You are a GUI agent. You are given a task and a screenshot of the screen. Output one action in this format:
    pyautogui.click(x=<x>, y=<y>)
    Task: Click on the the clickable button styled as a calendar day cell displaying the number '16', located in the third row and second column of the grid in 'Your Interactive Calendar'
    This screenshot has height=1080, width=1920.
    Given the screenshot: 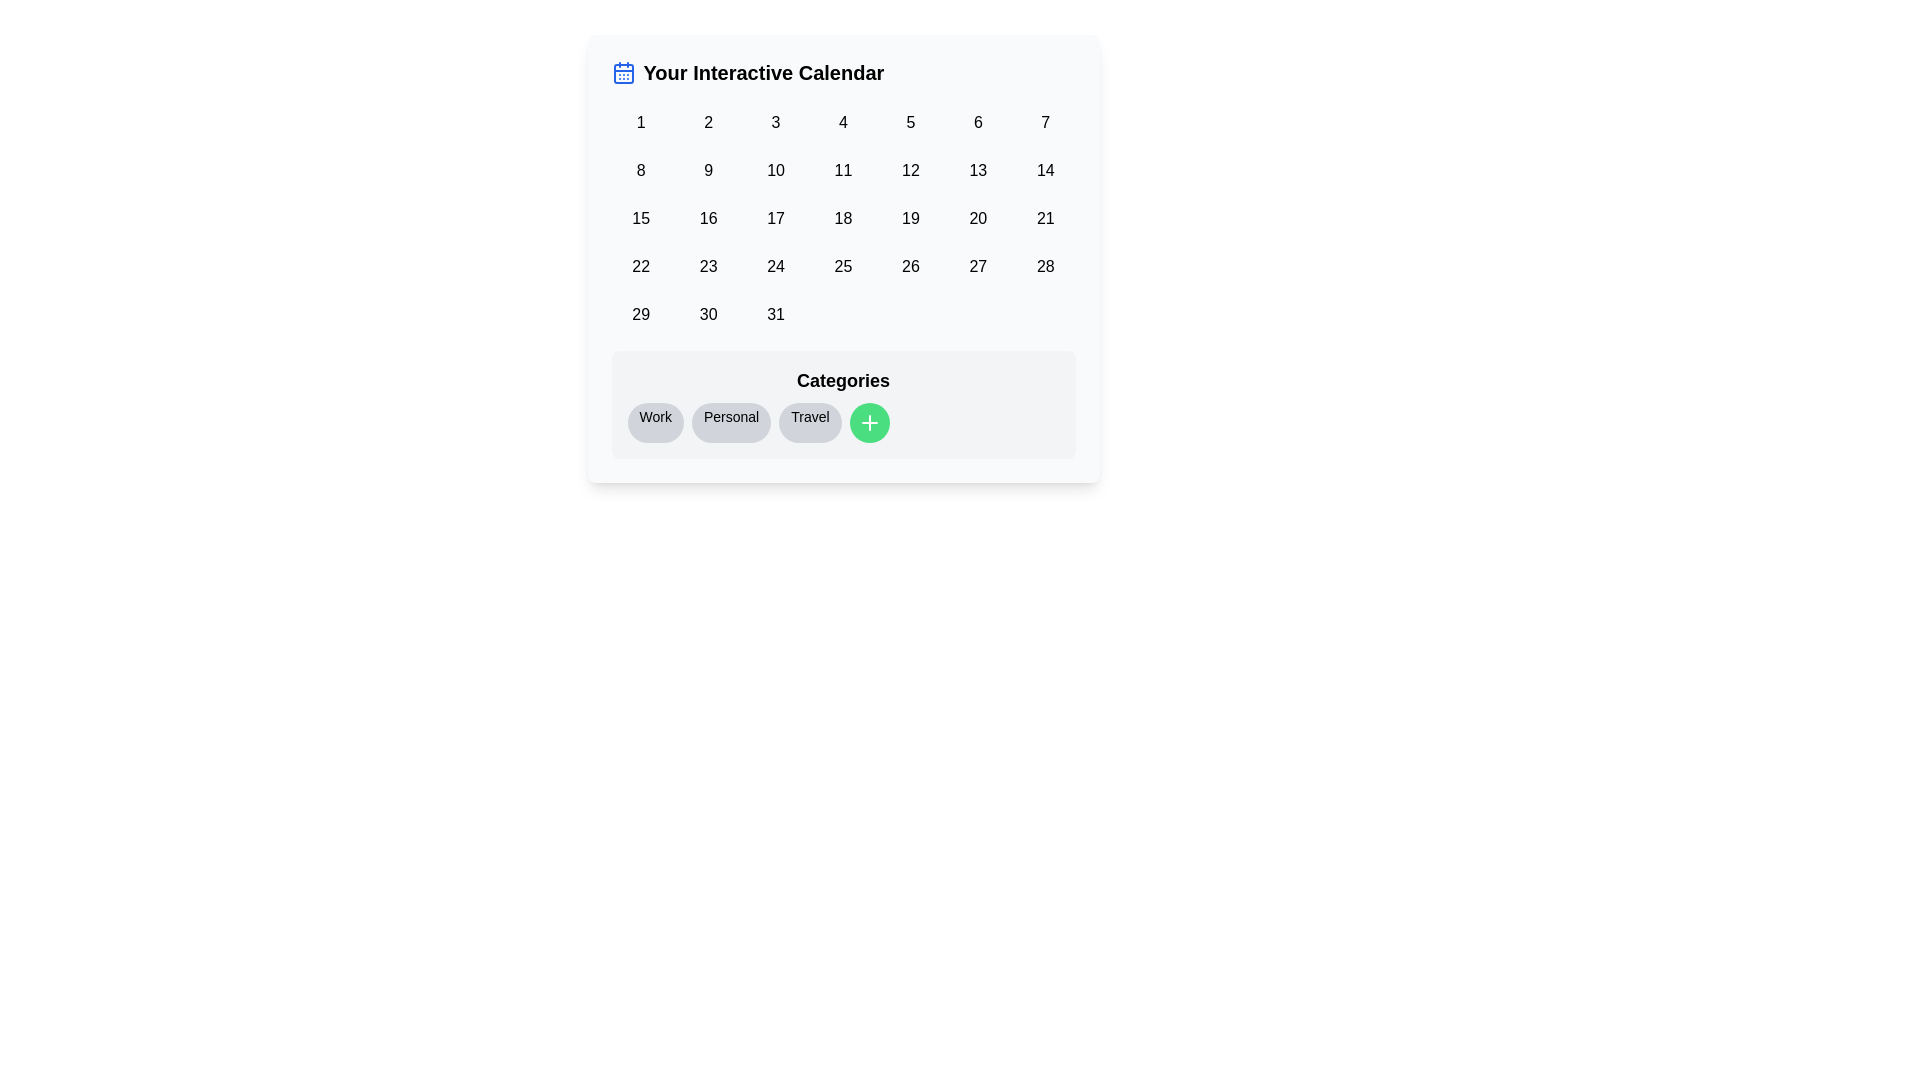 What is the action you would take?
    pyautogui.click(x=708, y=219)
    